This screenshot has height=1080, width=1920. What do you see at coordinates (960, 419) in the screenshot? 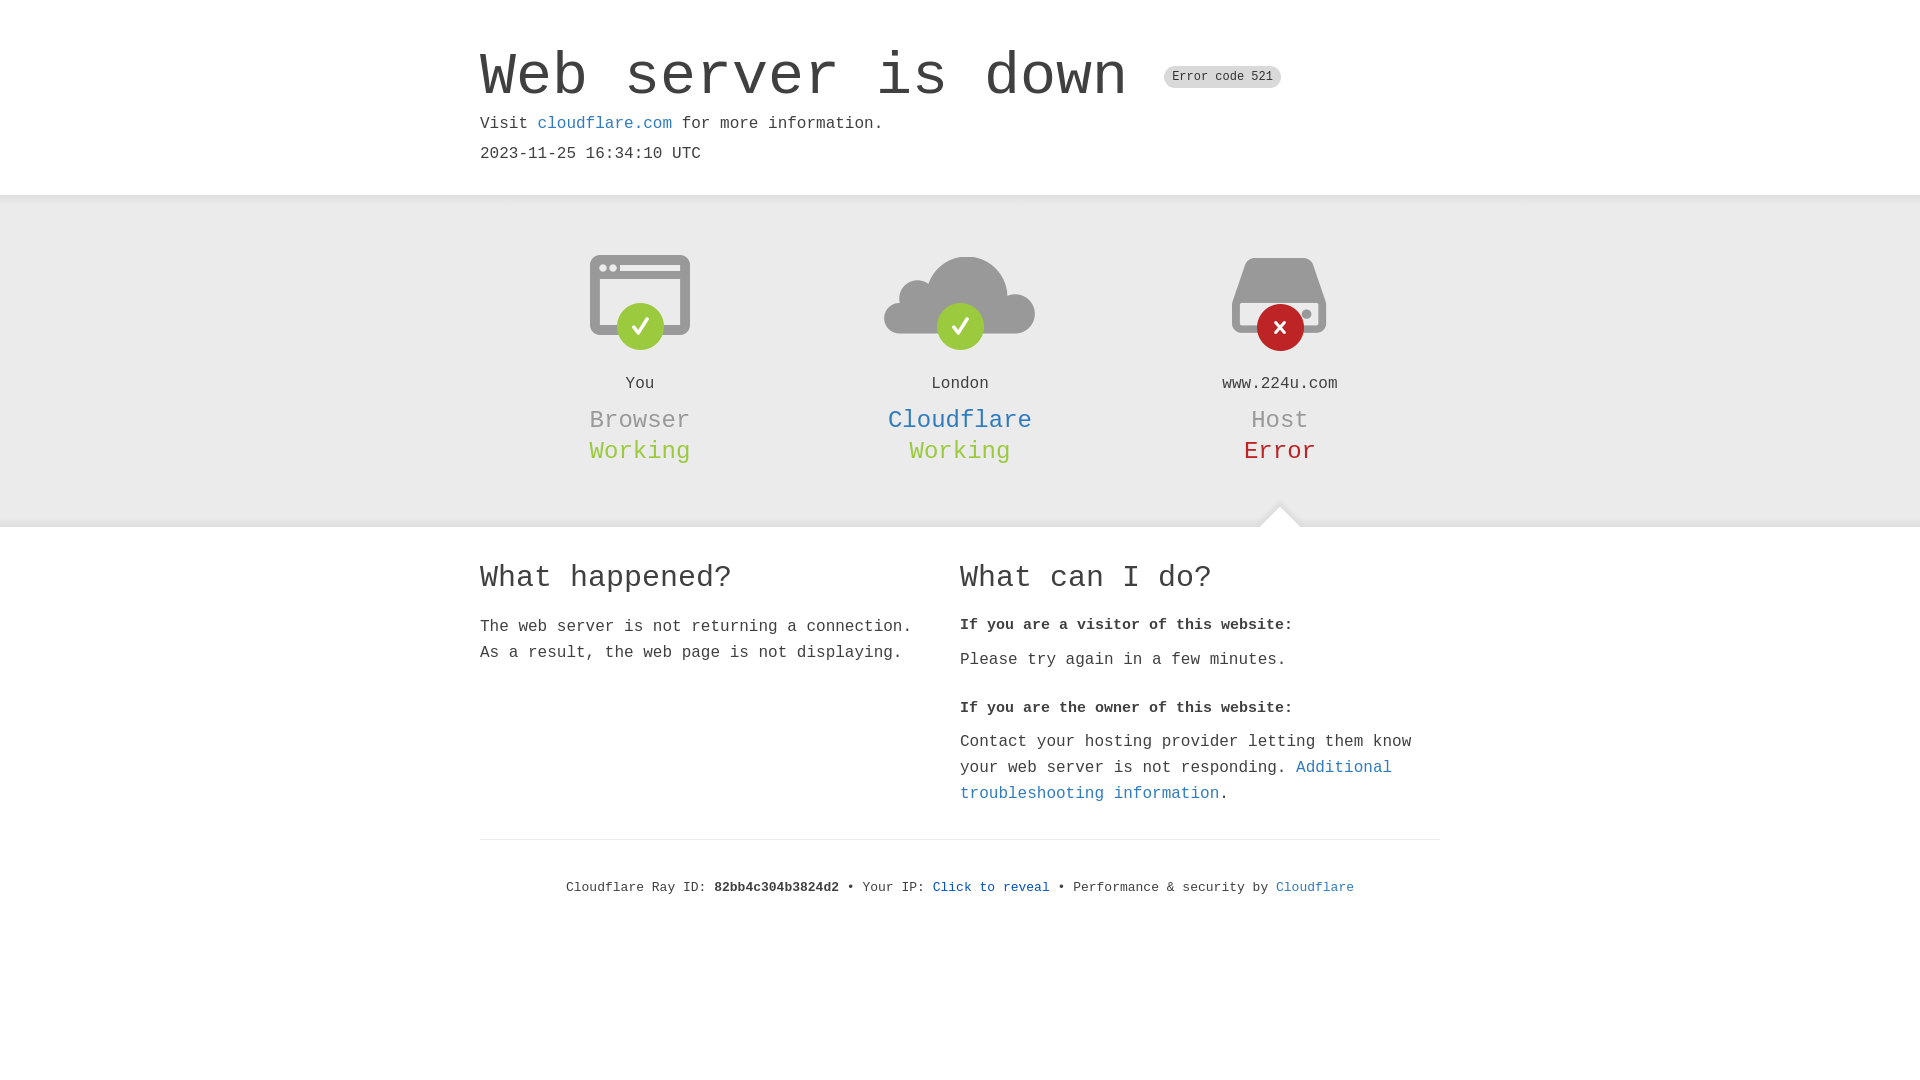
I see `'Cloudflare'` at bounding box center [960, 419].